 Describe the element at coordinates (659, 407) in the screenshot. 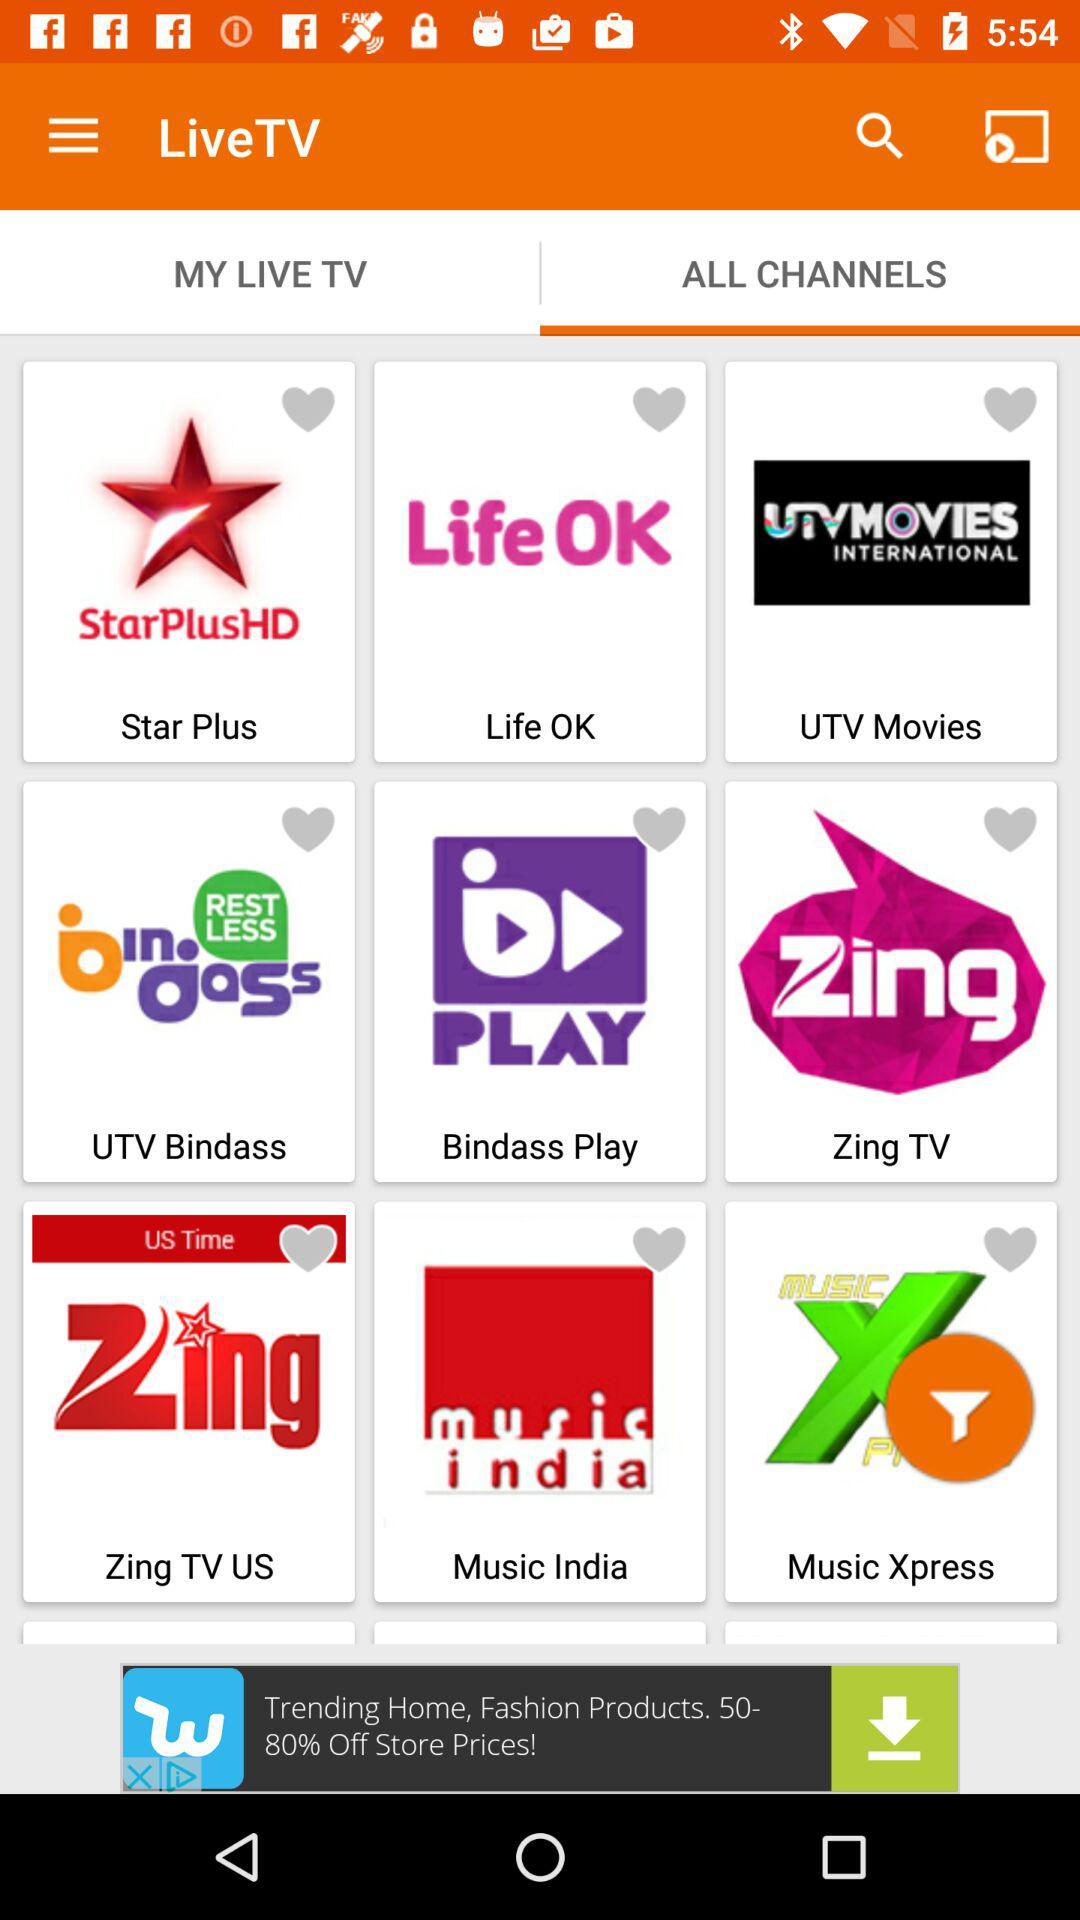

I see `bookmark button` at that location.